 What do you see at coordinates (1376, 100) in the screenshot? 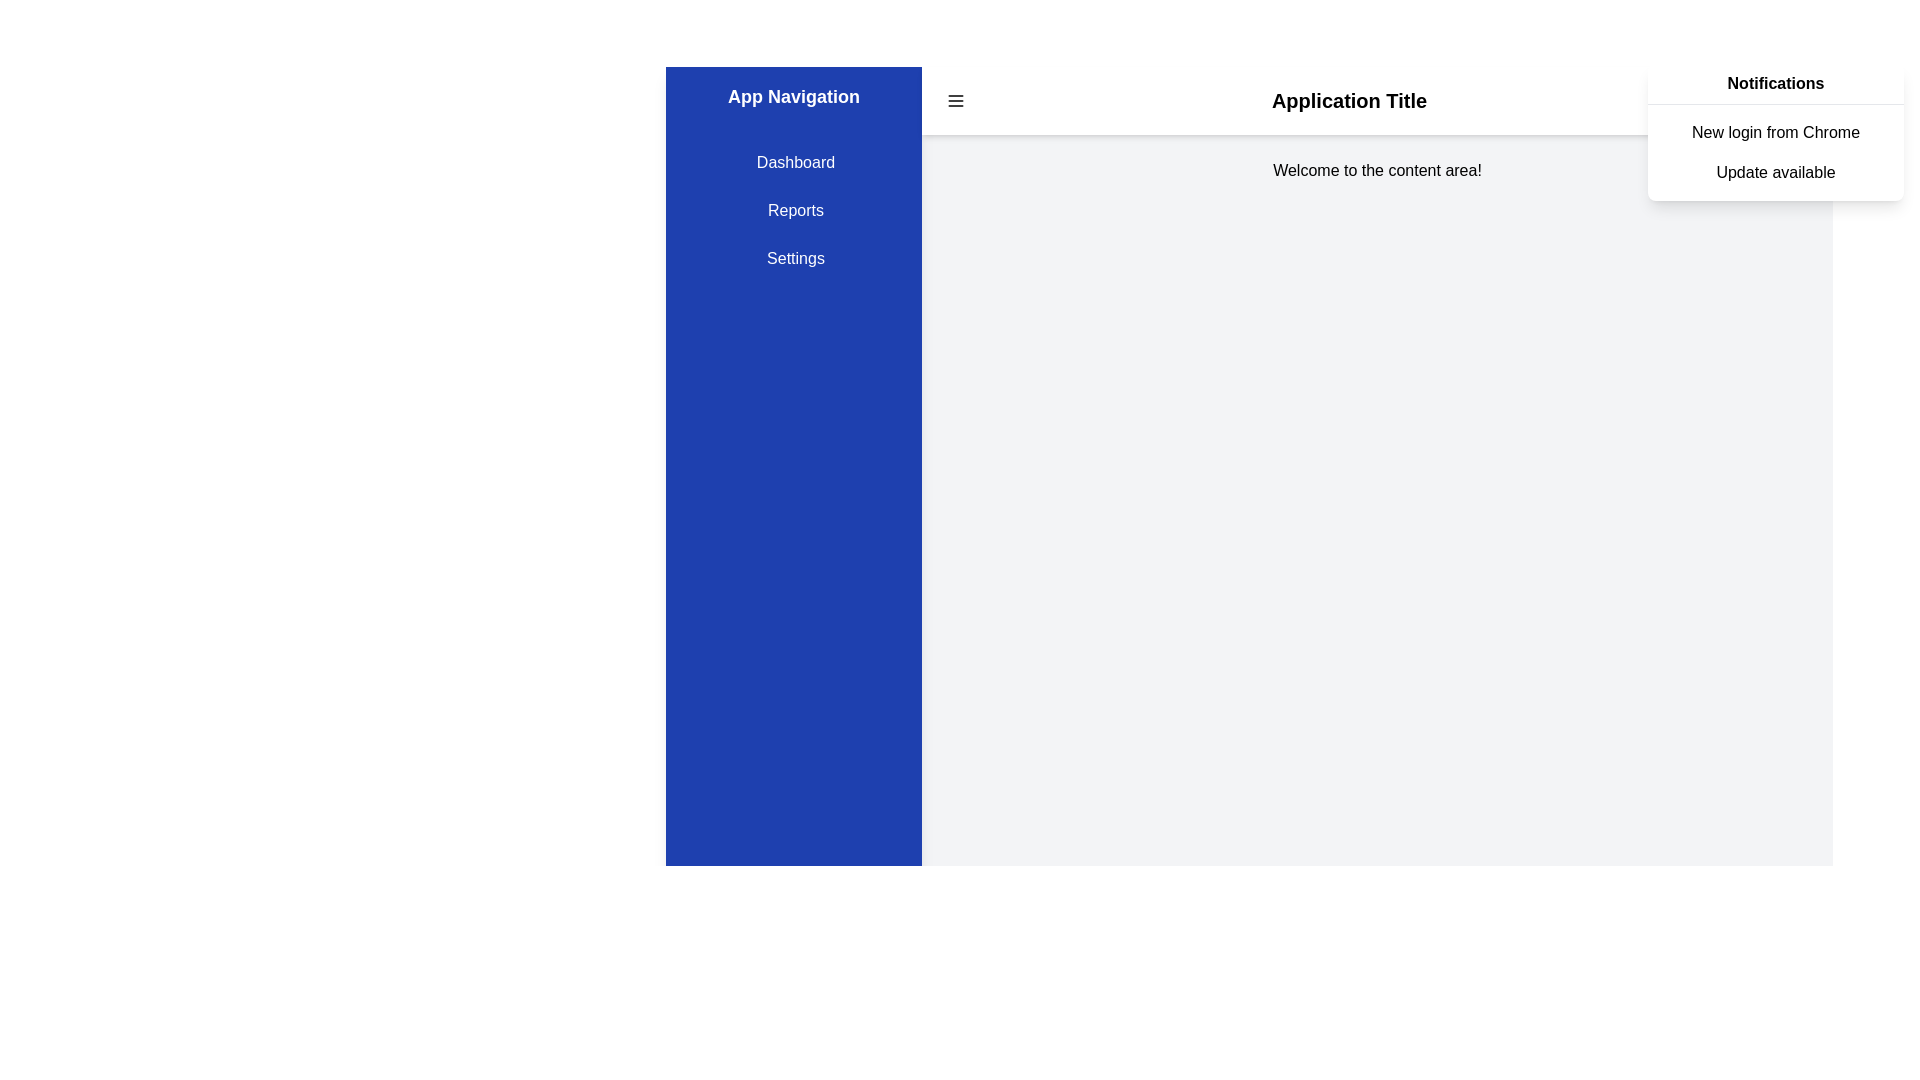
I see `text label located centrally in the top navigation bar, which indicates the current application name` at bounding box center [1376, 100].